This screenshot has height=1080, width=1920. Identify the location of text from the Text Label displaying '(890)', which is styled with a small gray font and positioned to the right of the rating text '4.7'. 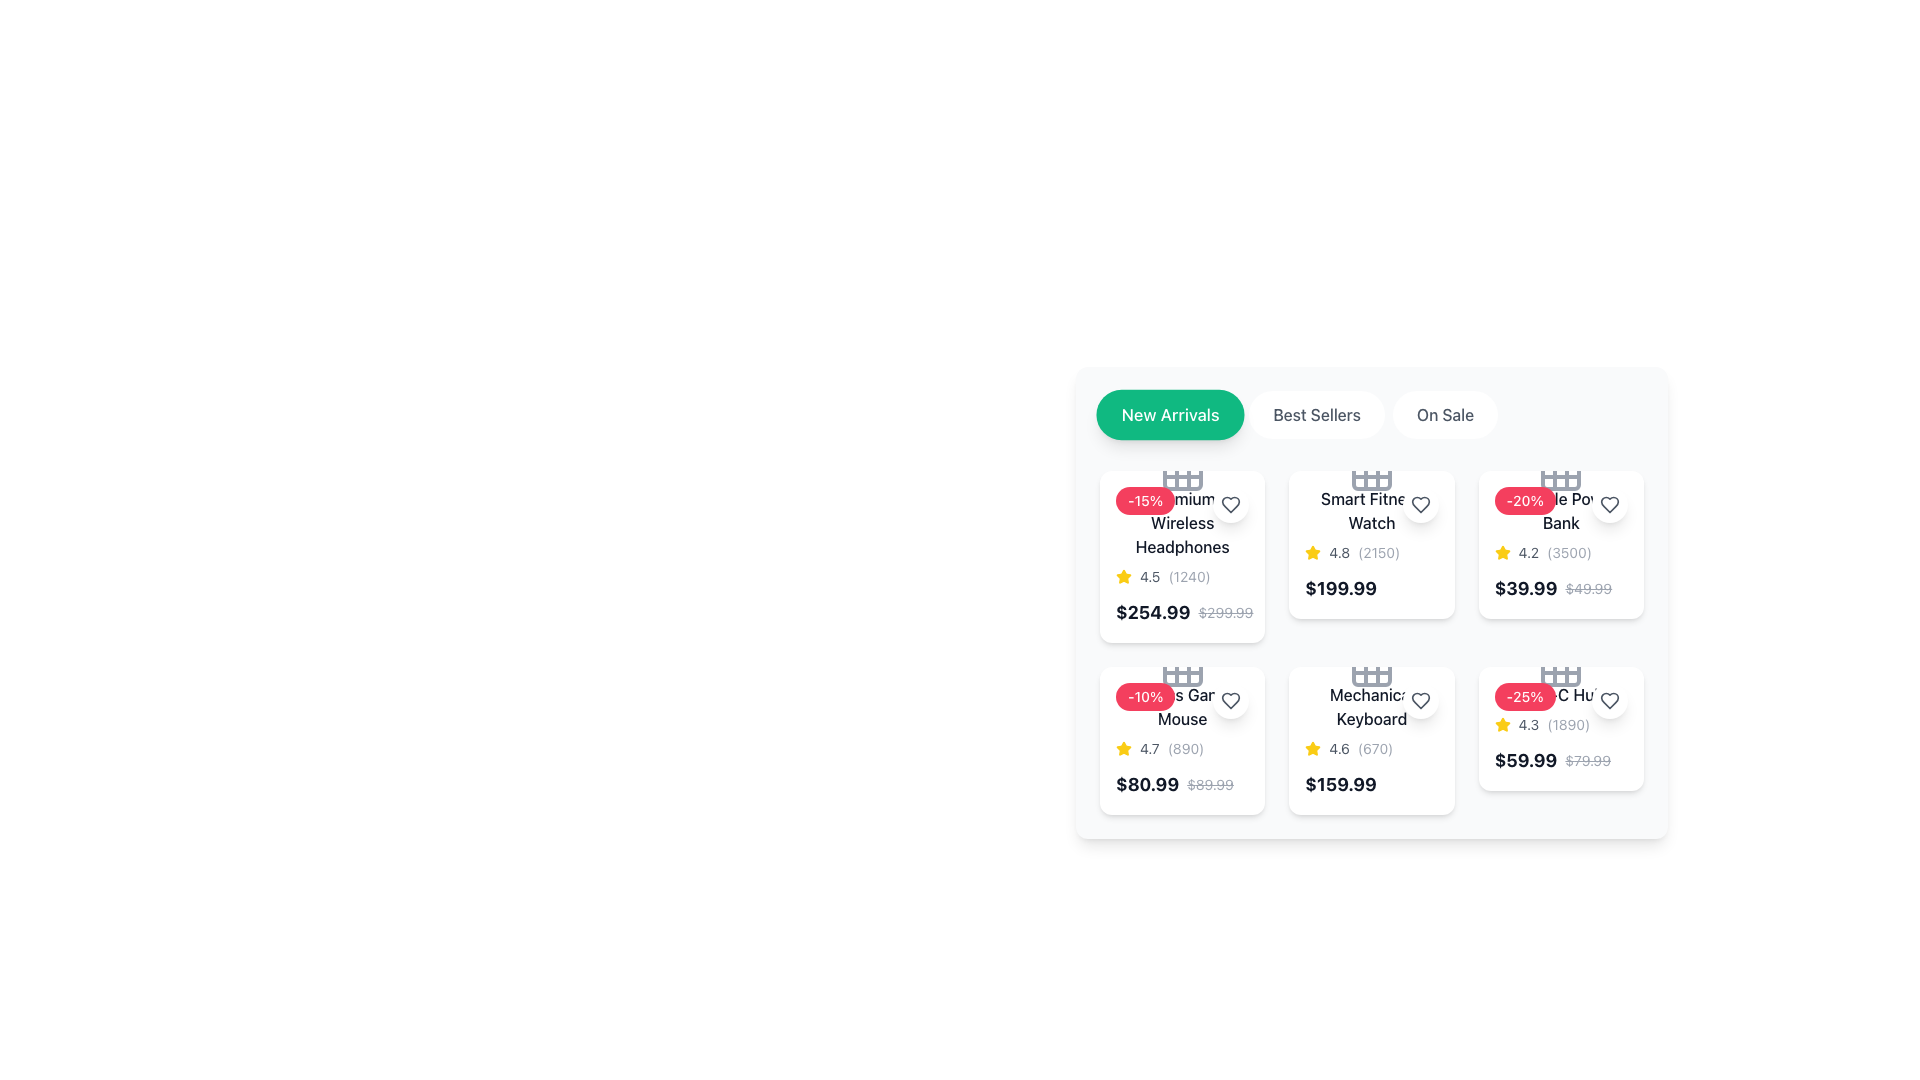
(1185, 748).